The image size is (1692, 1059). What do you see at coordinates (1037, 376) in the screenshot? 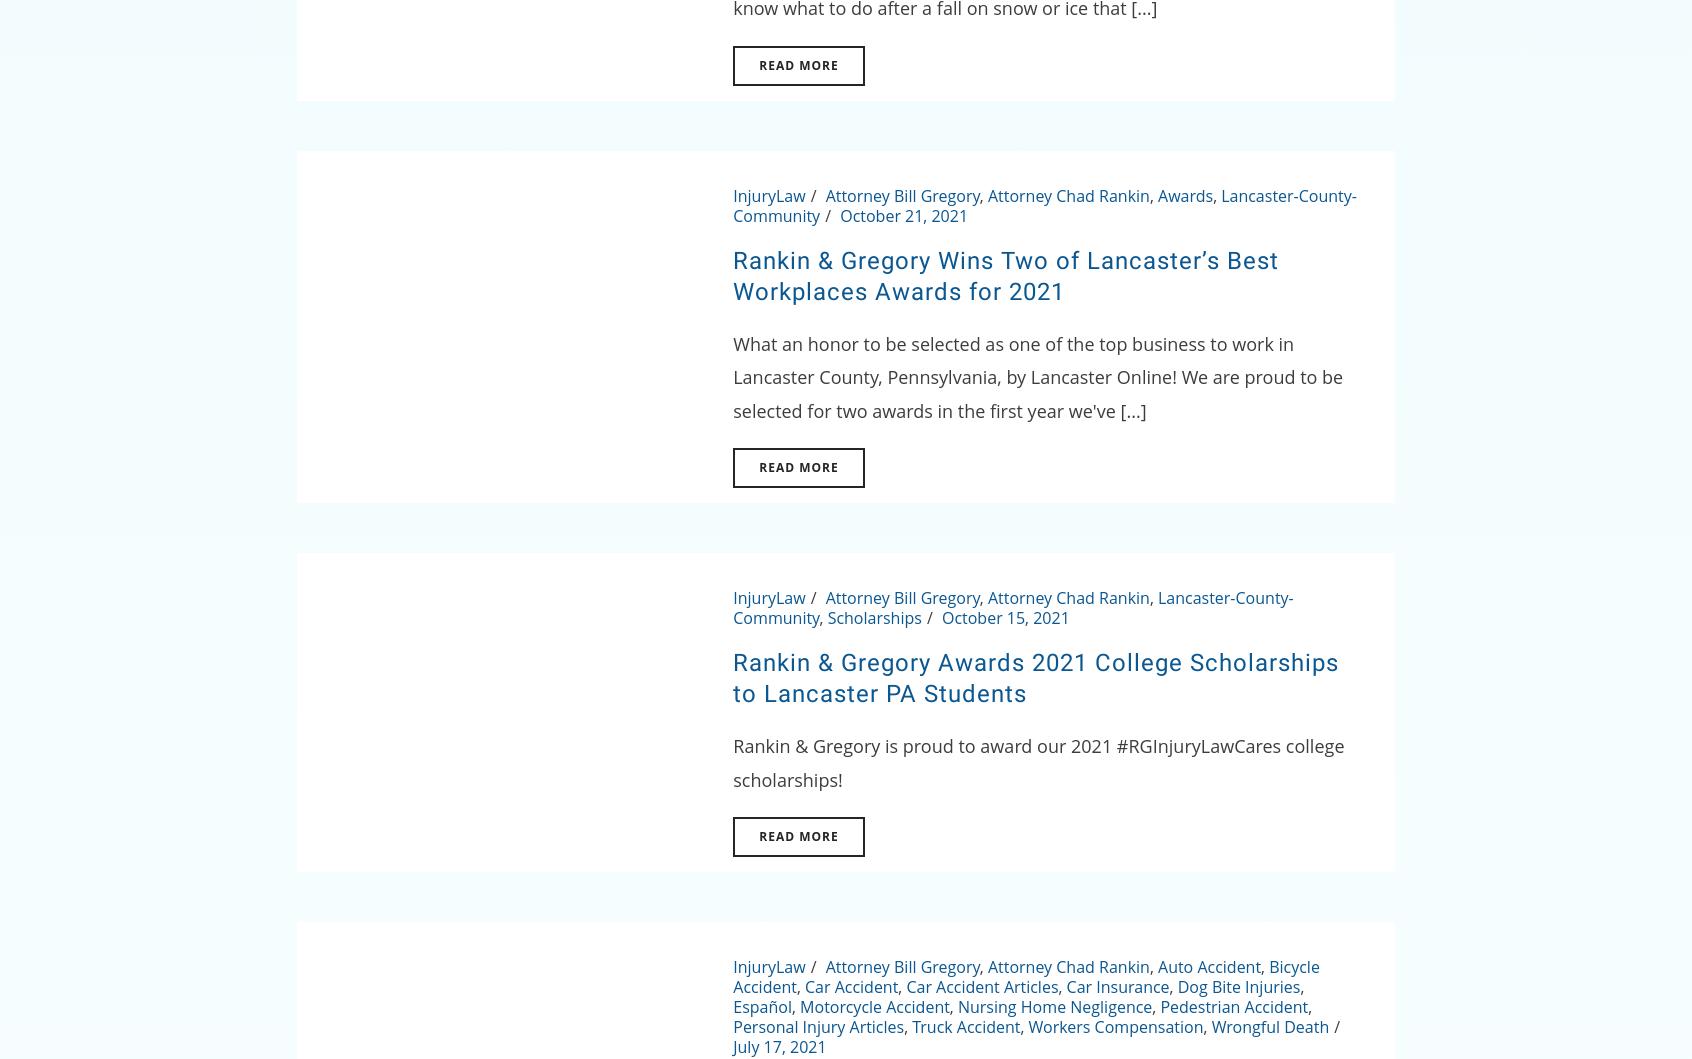
I see `'What an honor to be selected as one of the top business to work in Lancaster County, Pennsylvania, by Lancaster Online! We are proud to be selected for two awards in the first year we've [...]'` at bounding box center [1037, 376].